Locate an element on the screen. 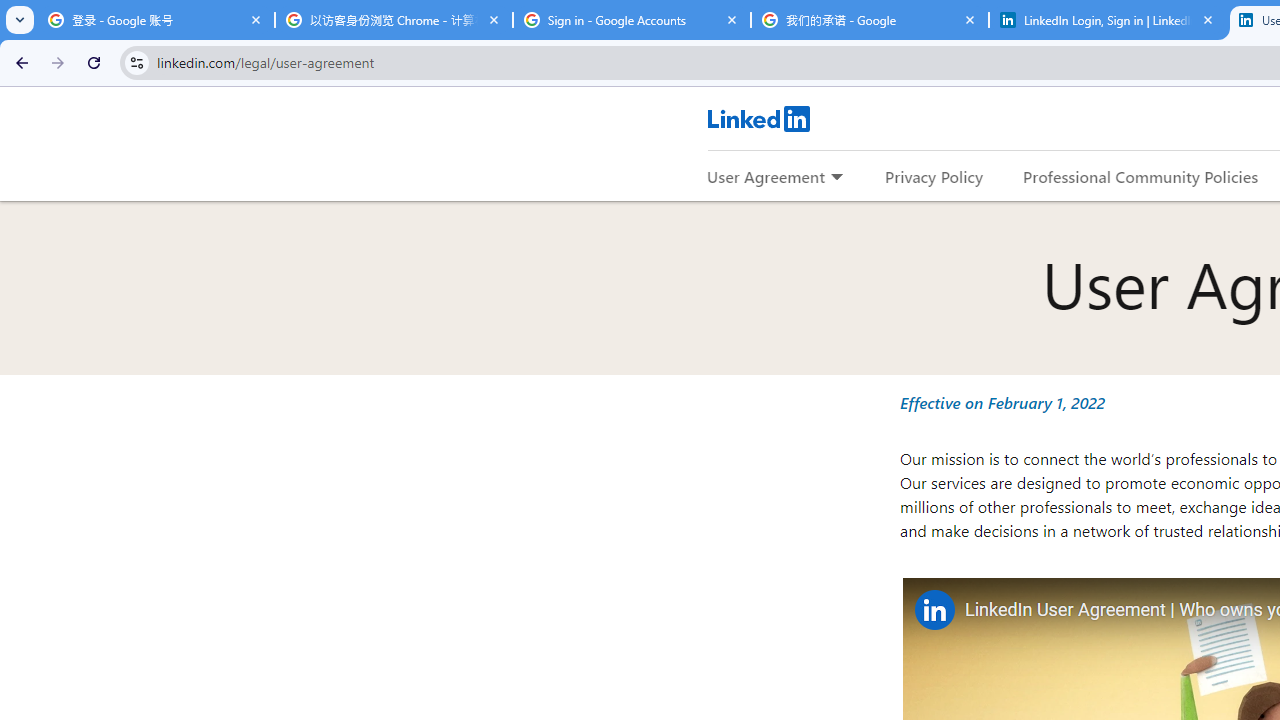 The width and height of the screenshot is (1280, 720). 'Photo image of LinkedIn' is located at coordinates (933, 608).